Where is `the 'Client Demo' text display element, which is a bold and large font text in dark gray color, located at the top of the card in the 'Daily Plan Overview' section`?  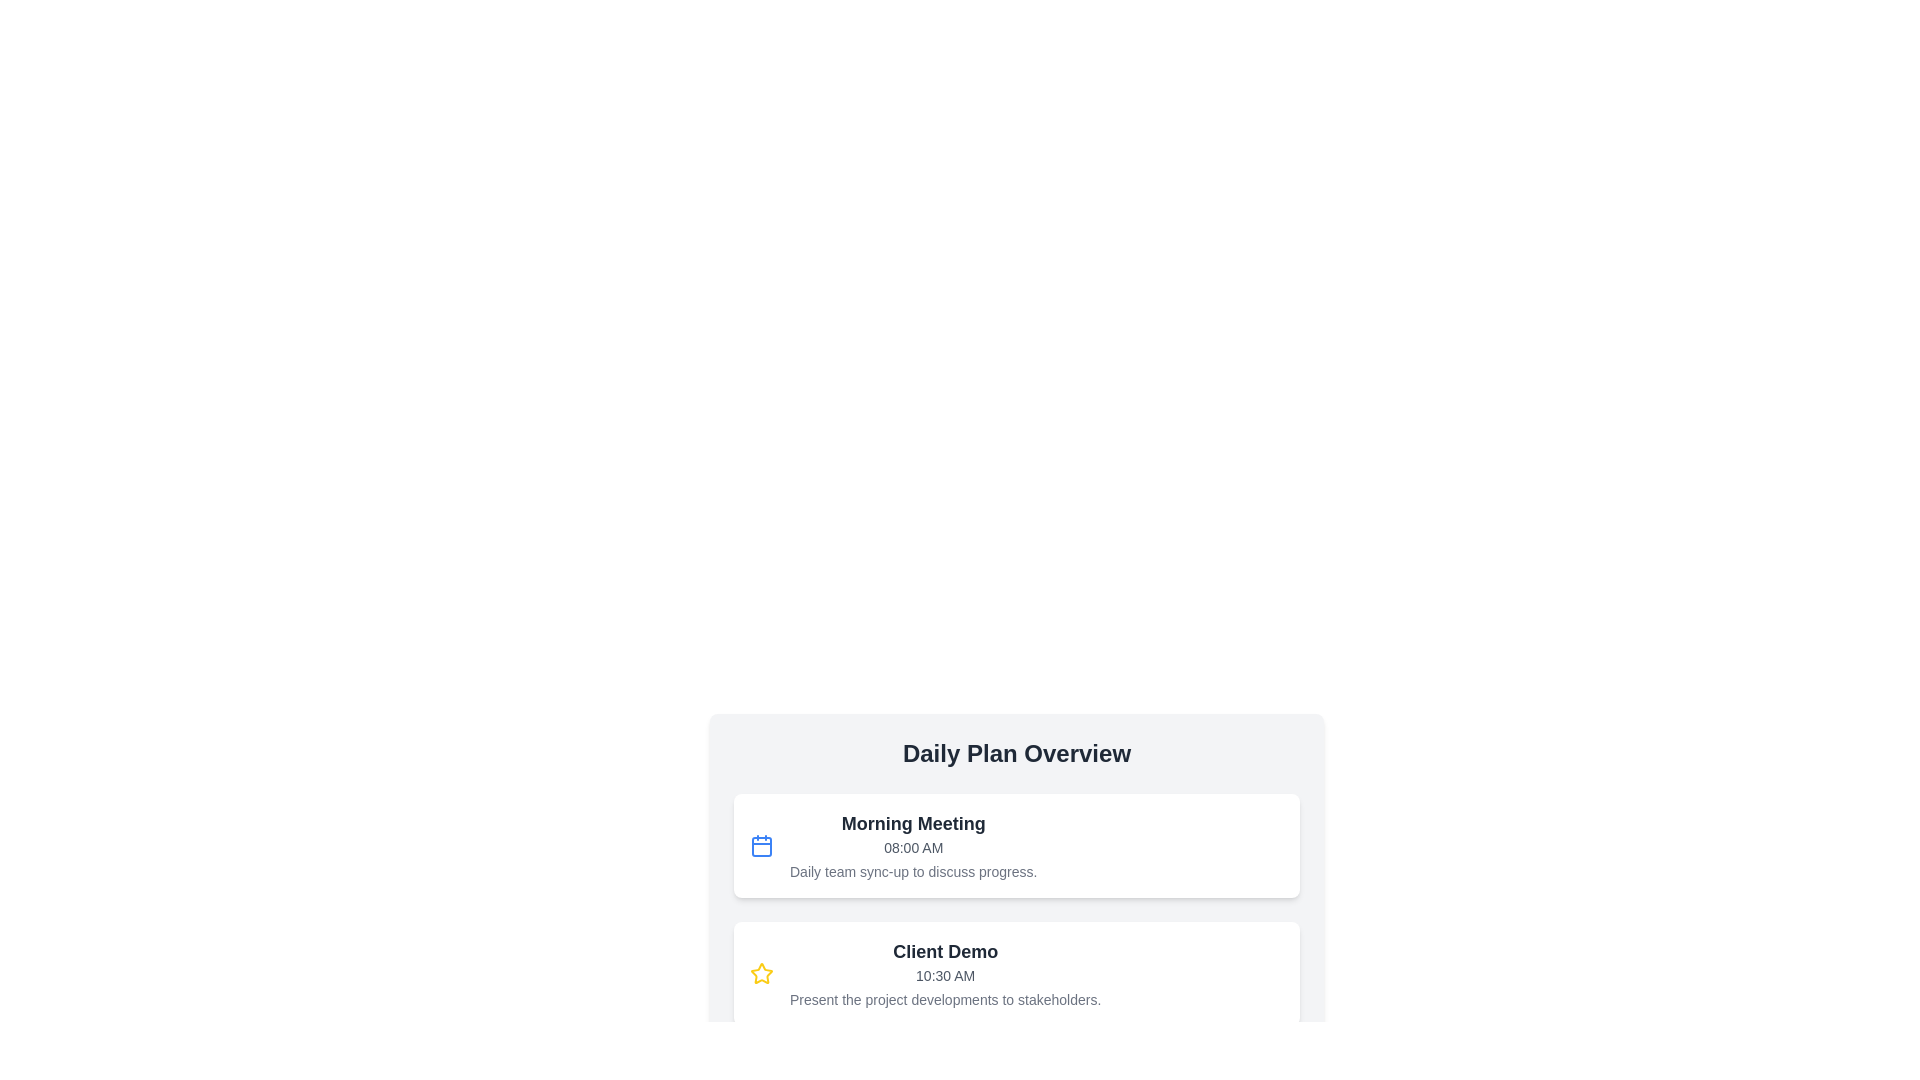 the 'Client Demo' text display element, which is a bold and large font text in dark gray color, located at the top of the card in the 'Daily Plan Overview' section is located at coordinates (944, 951).